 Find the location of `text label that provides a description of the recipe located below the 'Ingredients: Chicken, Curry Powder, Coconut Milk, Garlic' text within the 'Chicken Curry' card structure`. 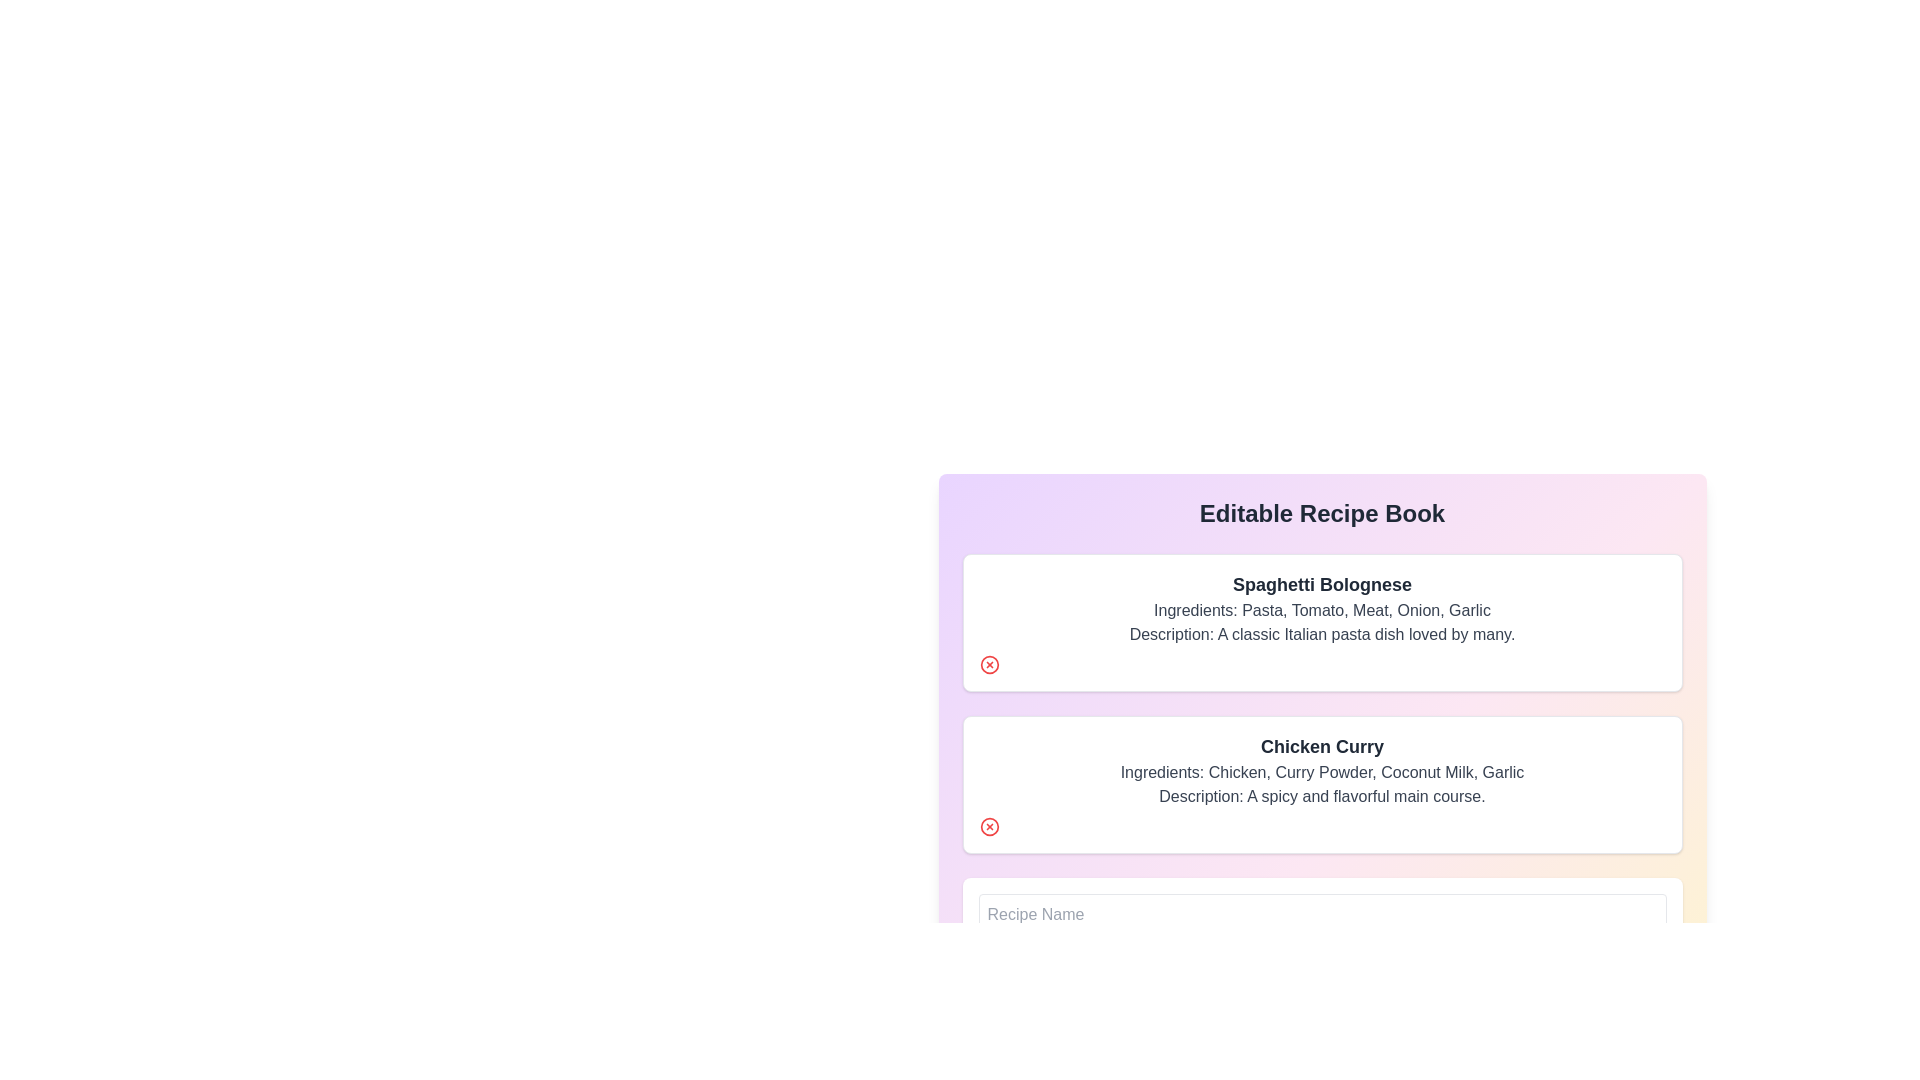

text label that provides a description of the recipe located below the 'Ingredients: Chicken, Curry Powder, Coconut Milk, Garlic' text within the 'Chicken Curry' card structure is located at coordinates (1322, 796).